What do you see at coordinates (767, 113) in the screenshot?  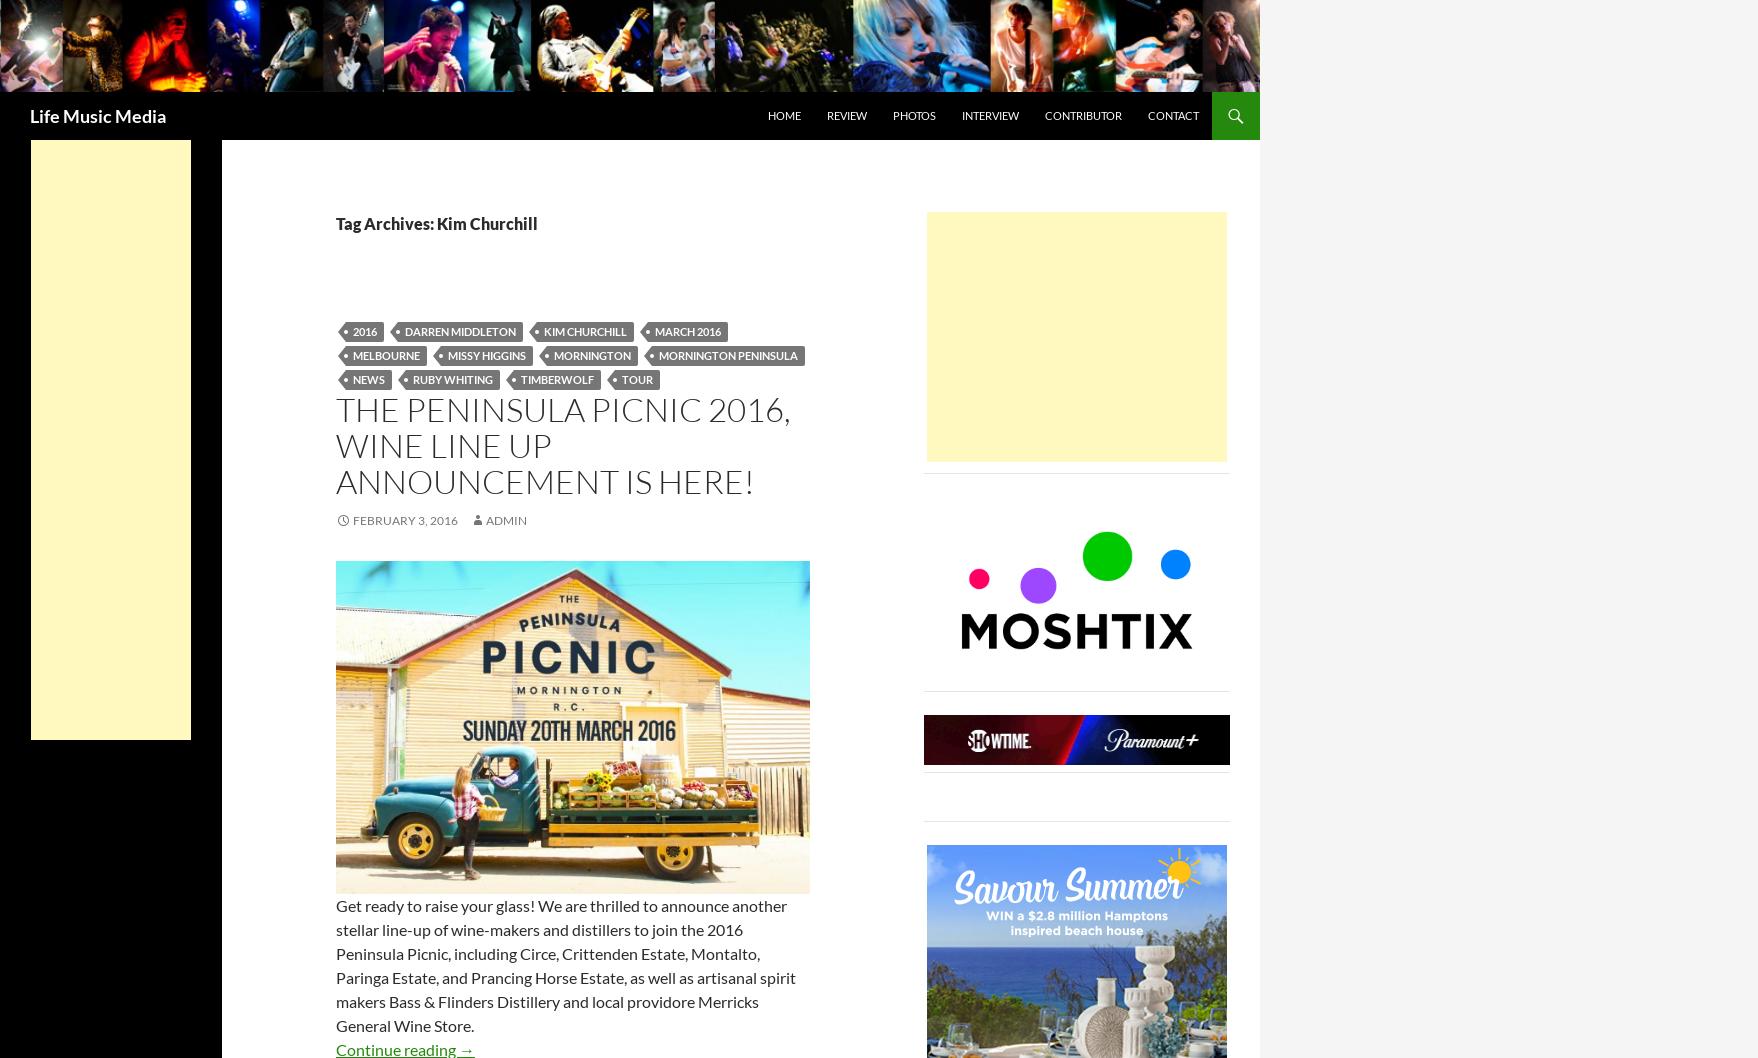 I see `'Home'` at bounding box center [767, 113].